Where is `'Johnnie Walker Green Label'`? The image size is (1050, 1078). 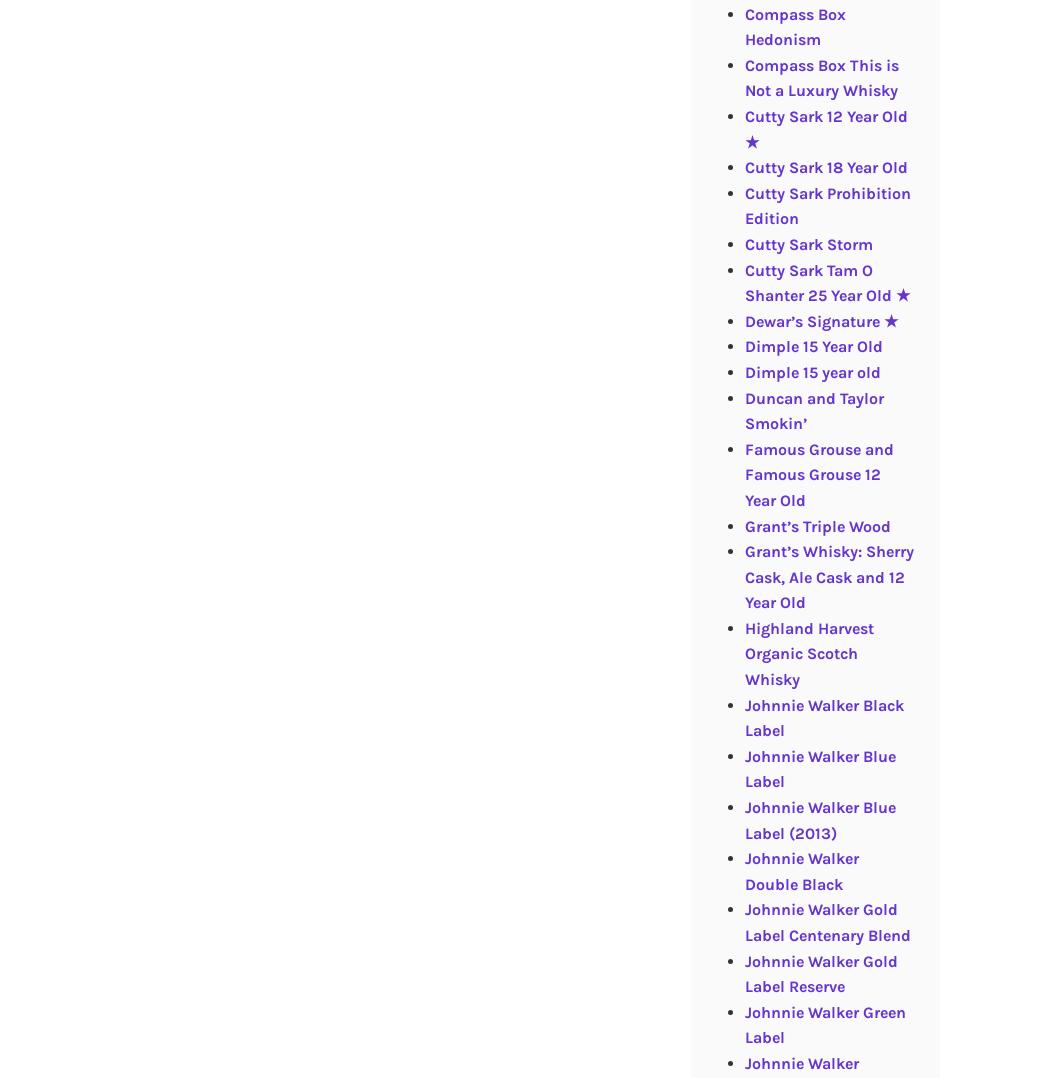
'Johnnie Walker Green Label' is located at coordinates (743, 1023).